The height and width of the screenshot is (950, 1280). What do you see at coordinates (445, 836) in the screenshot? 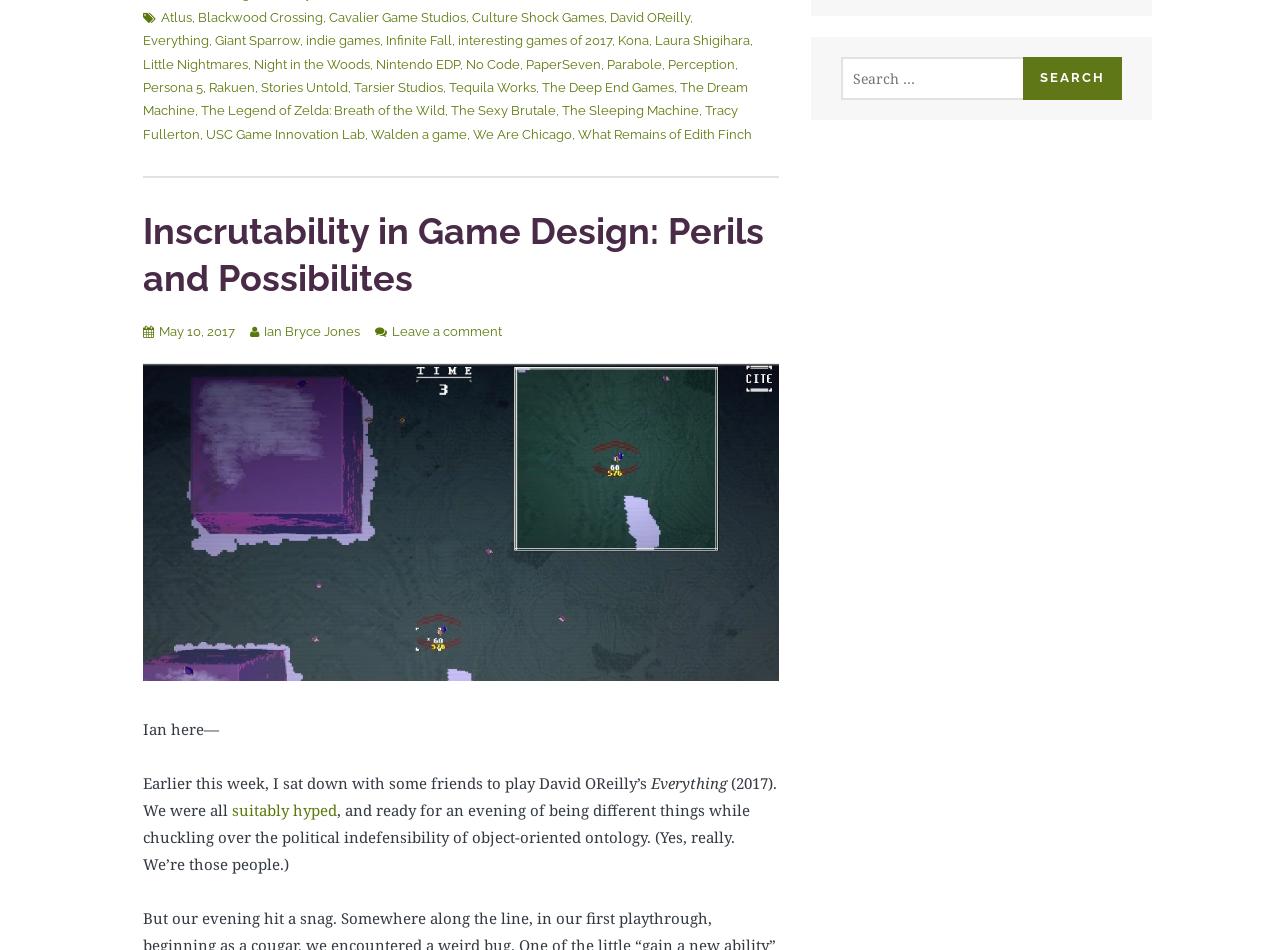
I see `', and ready for an evening of being different things while chuckling over the political indefensibility of object-oriented ontology. (Yes, really. We’re those people.)'` at bounding box center [445, 836].